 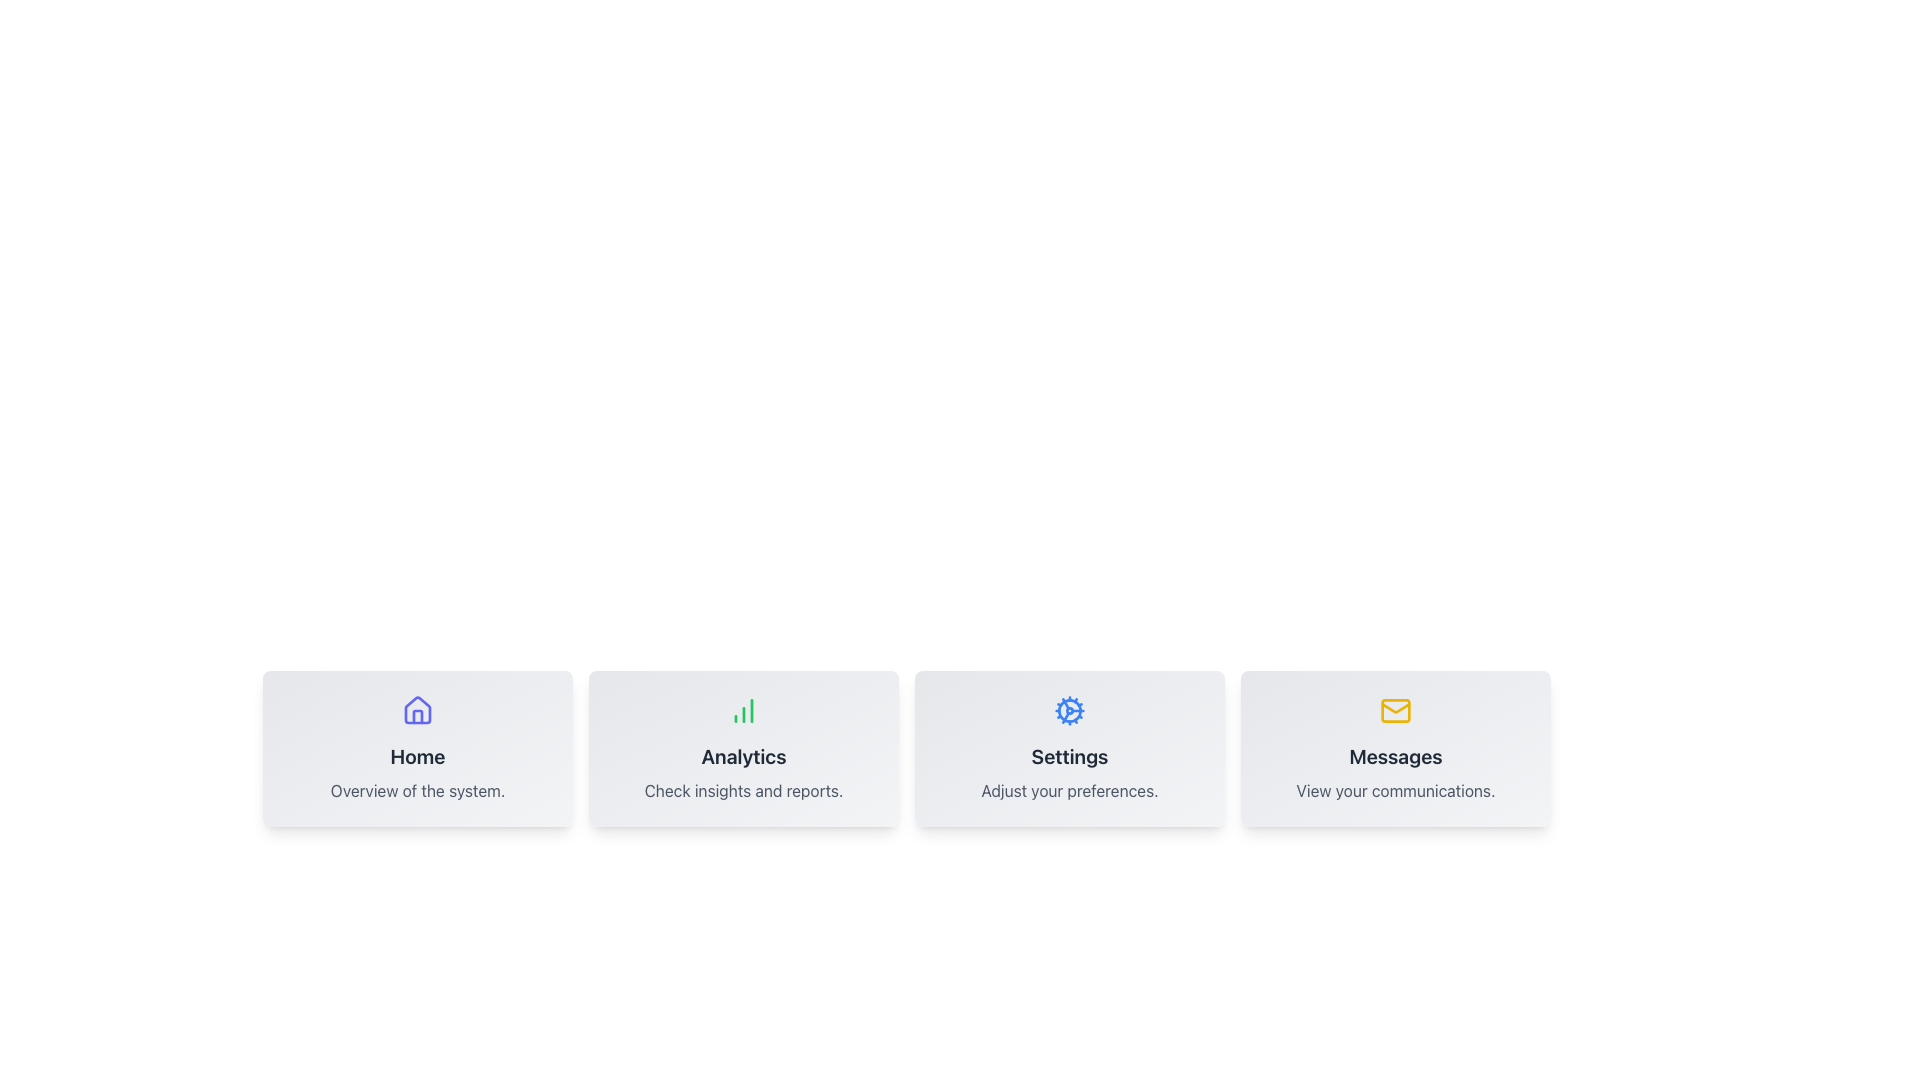 I want to click on the blue cogwheel icon located in the third card from the left under the 'Settings' label, so click(x=1069, y=709).